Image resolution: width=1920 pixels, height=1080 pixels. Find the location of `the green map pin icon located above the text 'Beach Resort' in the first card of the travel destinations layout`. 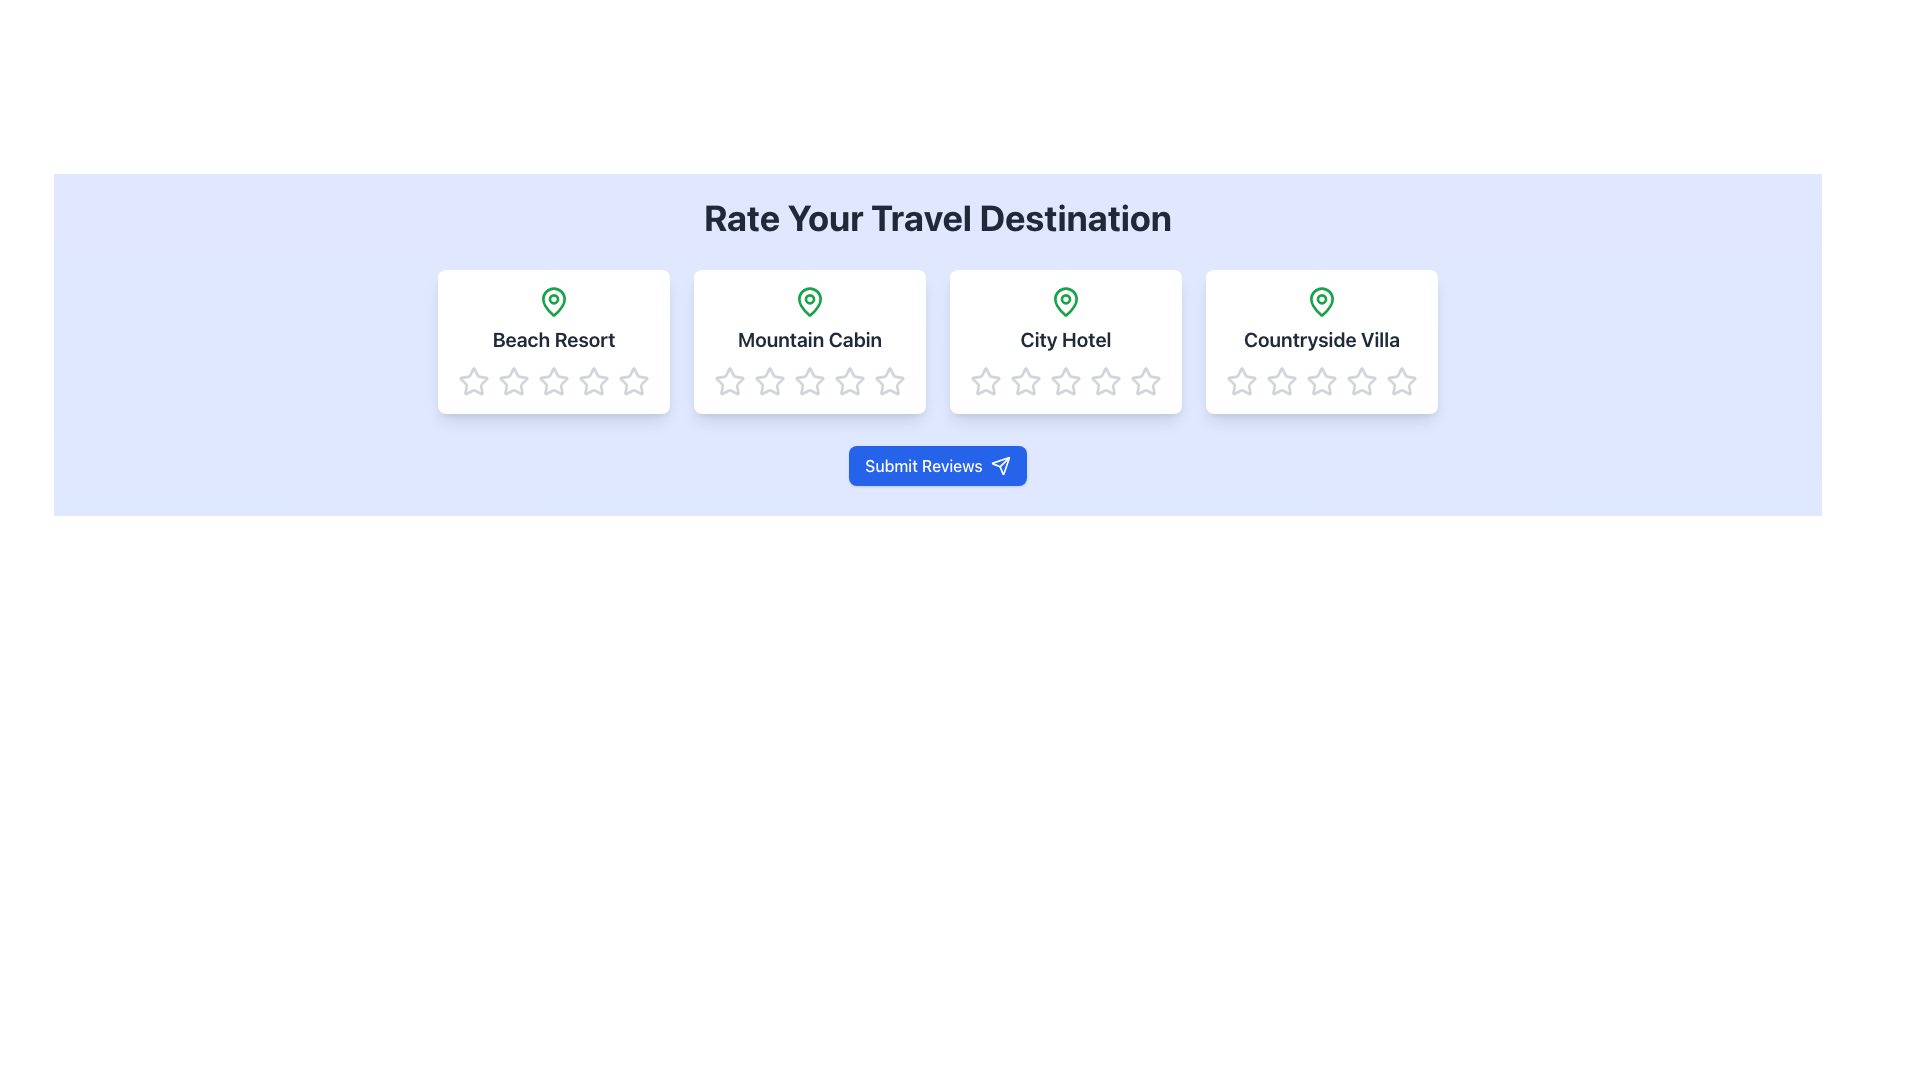

the green map pin icon located above the text 'Beach Resort' in the first card of the travel destinations layout is located at coordinates (553, 301).